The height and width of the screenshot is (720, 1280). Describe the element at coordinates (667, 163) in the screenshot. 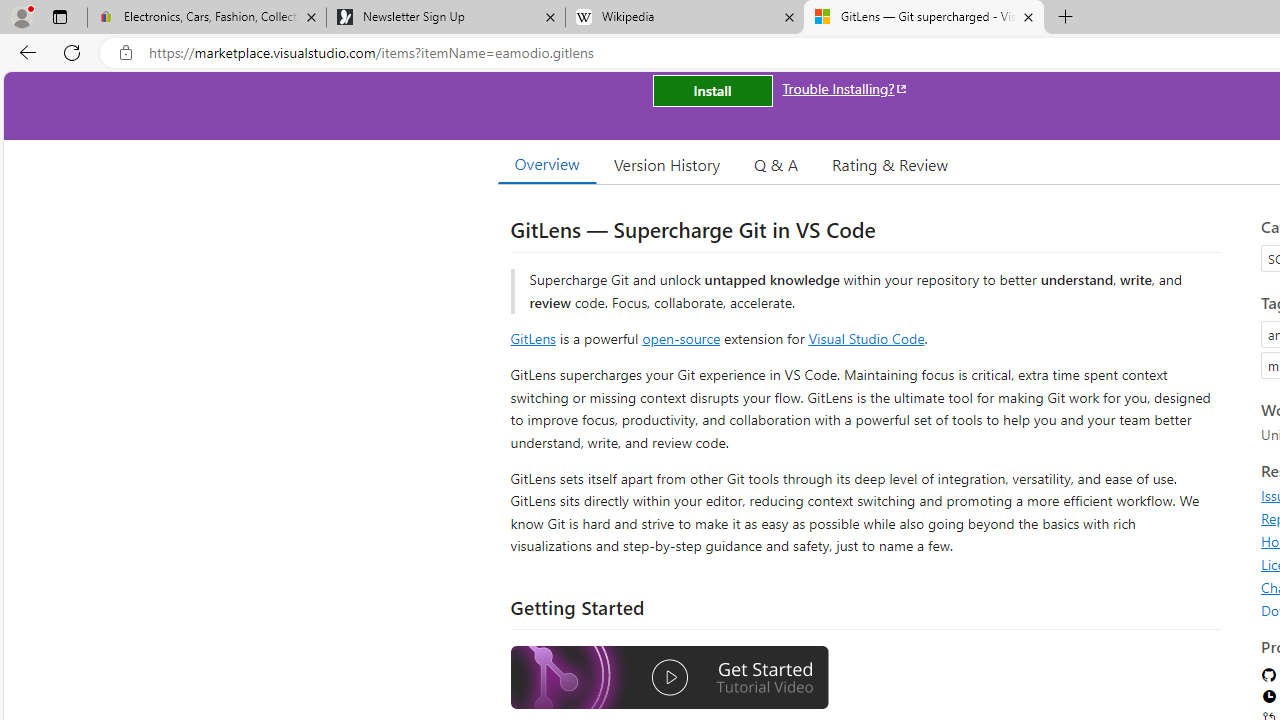

I see `'Version History'` at that location.